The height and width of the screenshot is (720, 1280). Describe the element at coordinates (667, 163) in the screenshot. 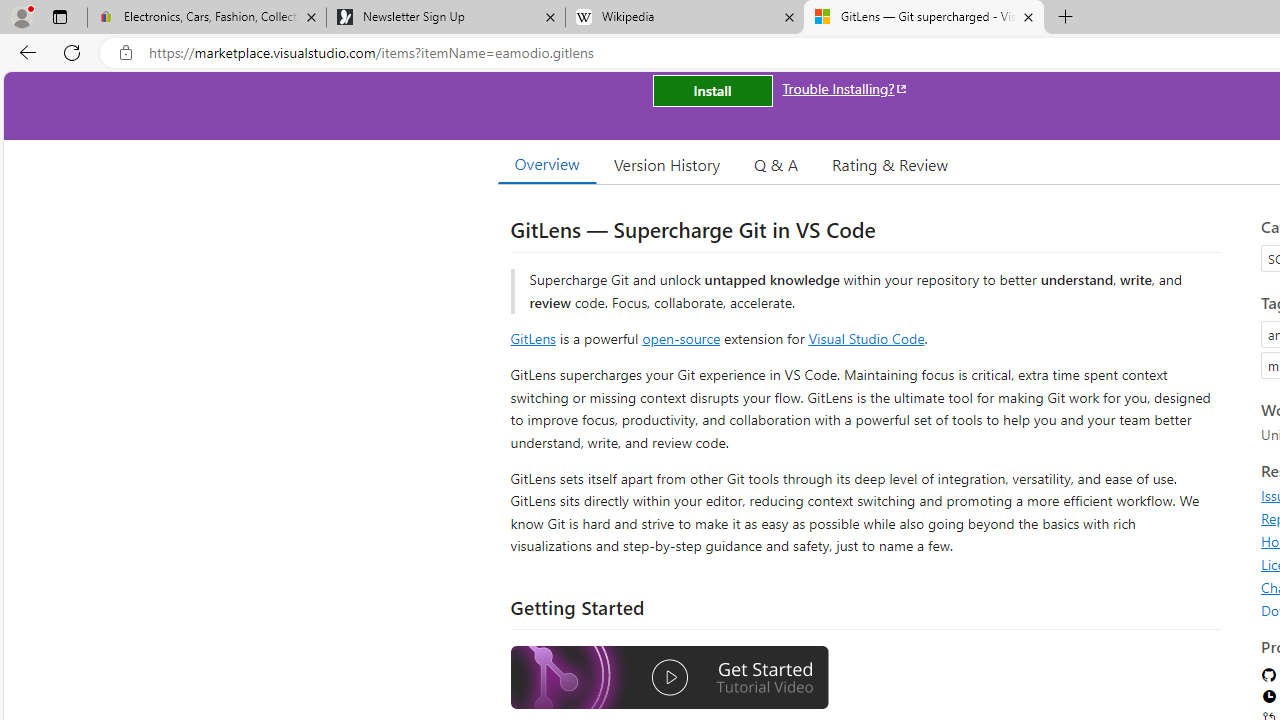

I see `'Version History'` at that location.